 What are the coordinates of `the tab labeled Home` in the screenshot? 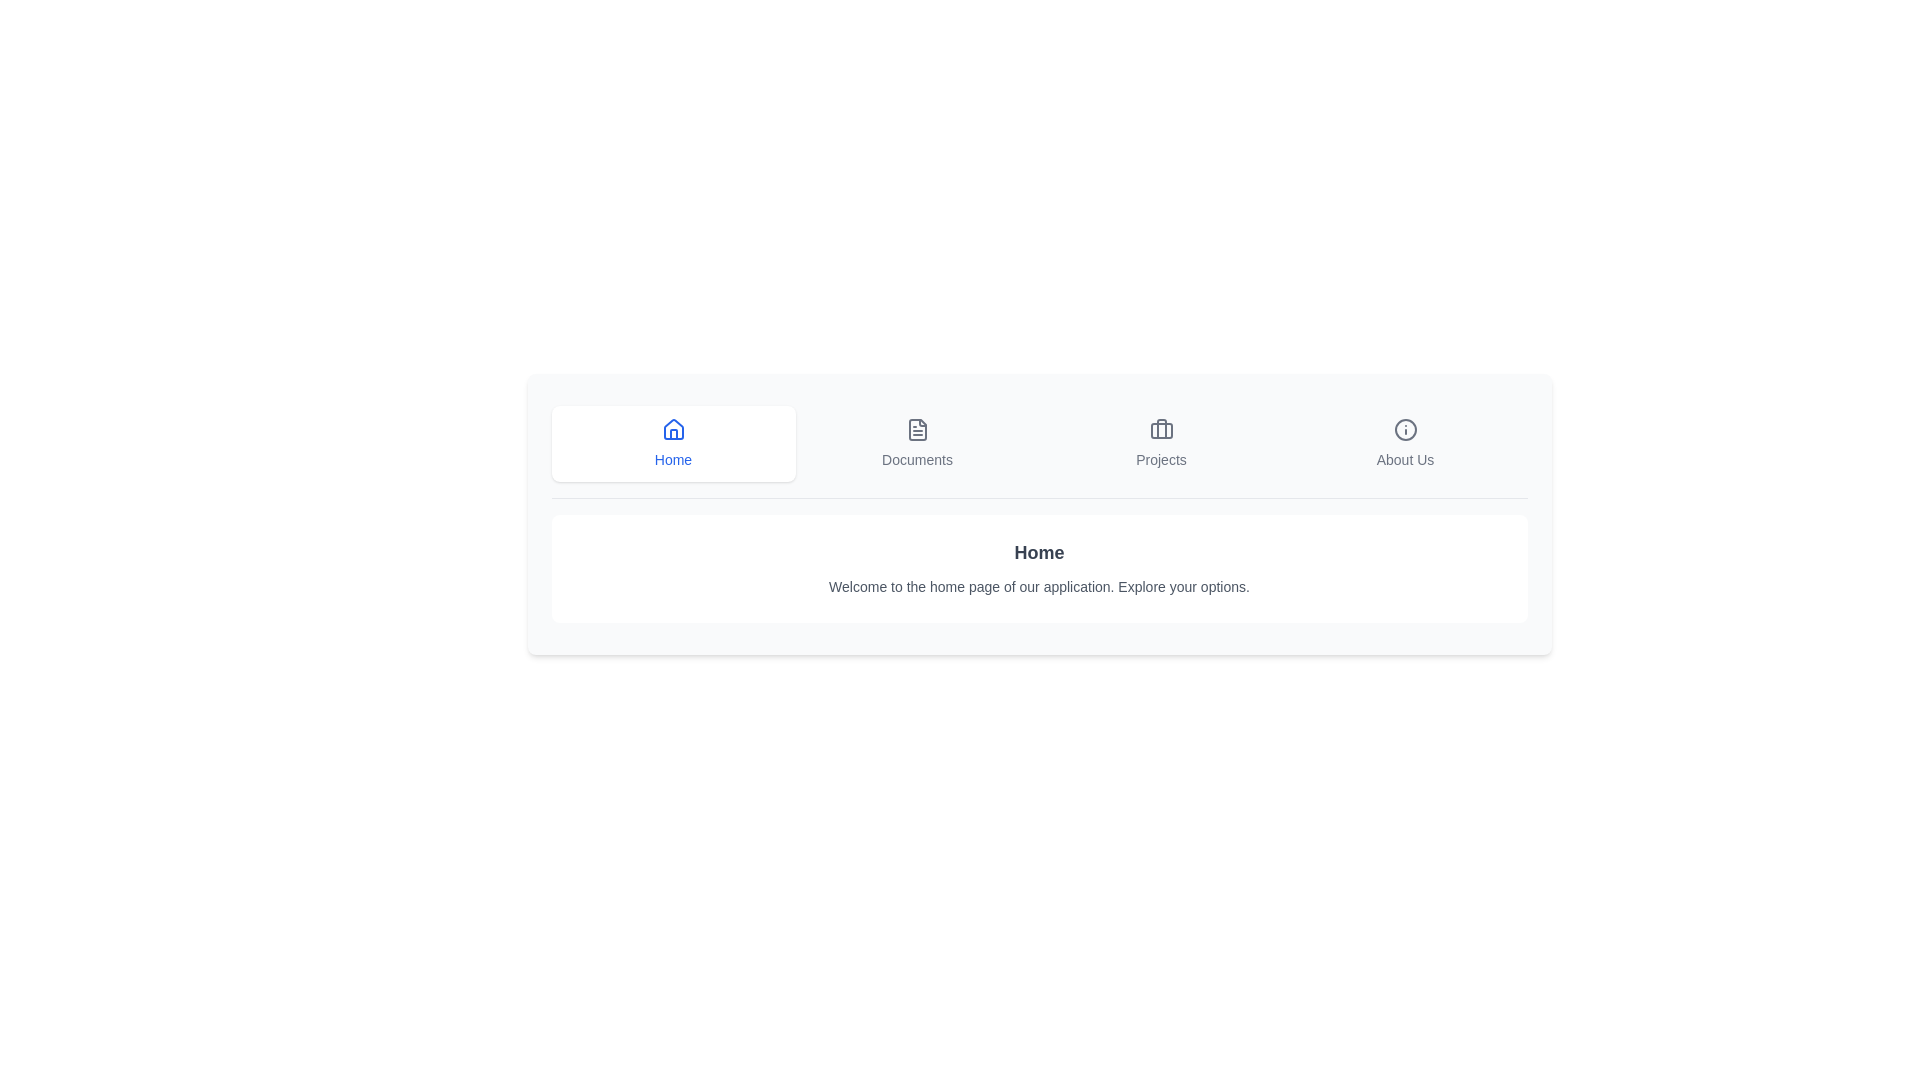 It's located at (673, 442).